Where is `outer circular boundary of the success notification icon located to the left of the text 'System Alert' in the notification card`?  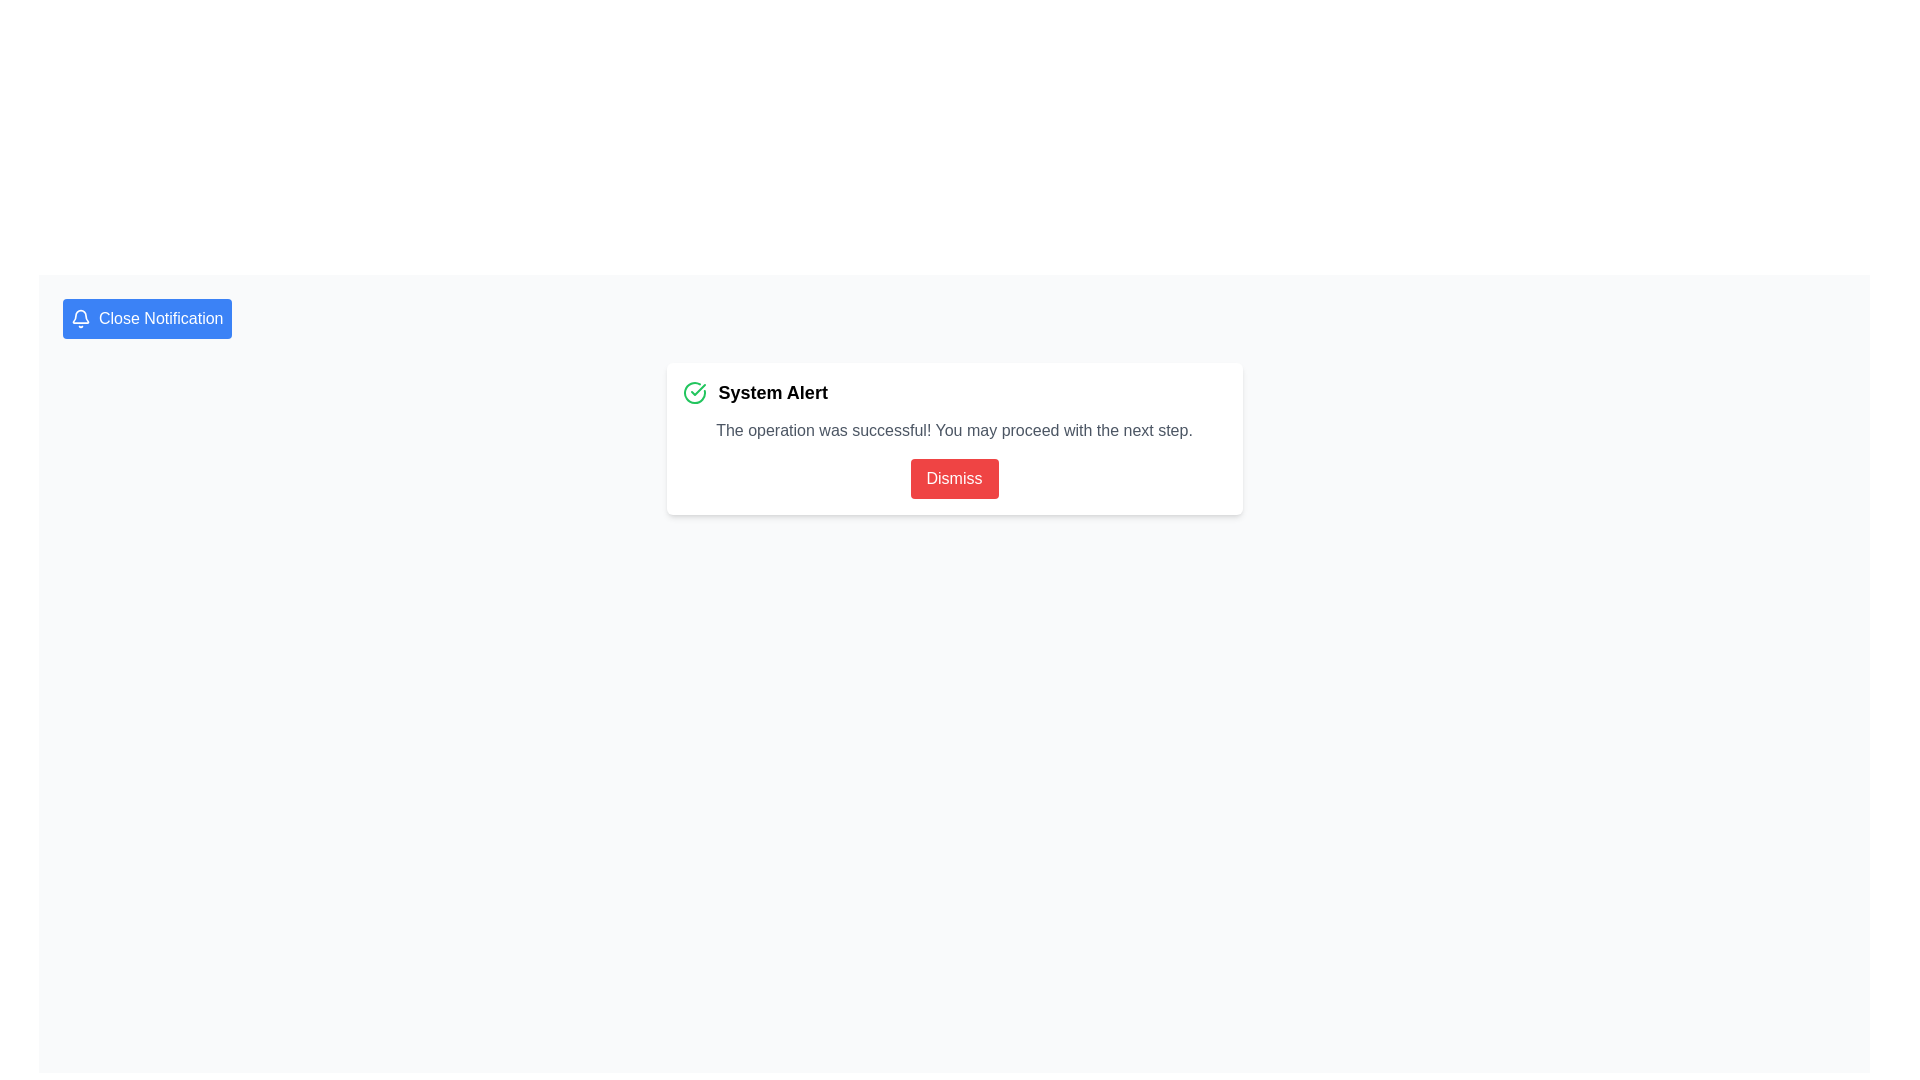 outer circular boundary of the success notification icon located to the left of the text 'System Alert' in the notification card is located at coordinates (694, 393).